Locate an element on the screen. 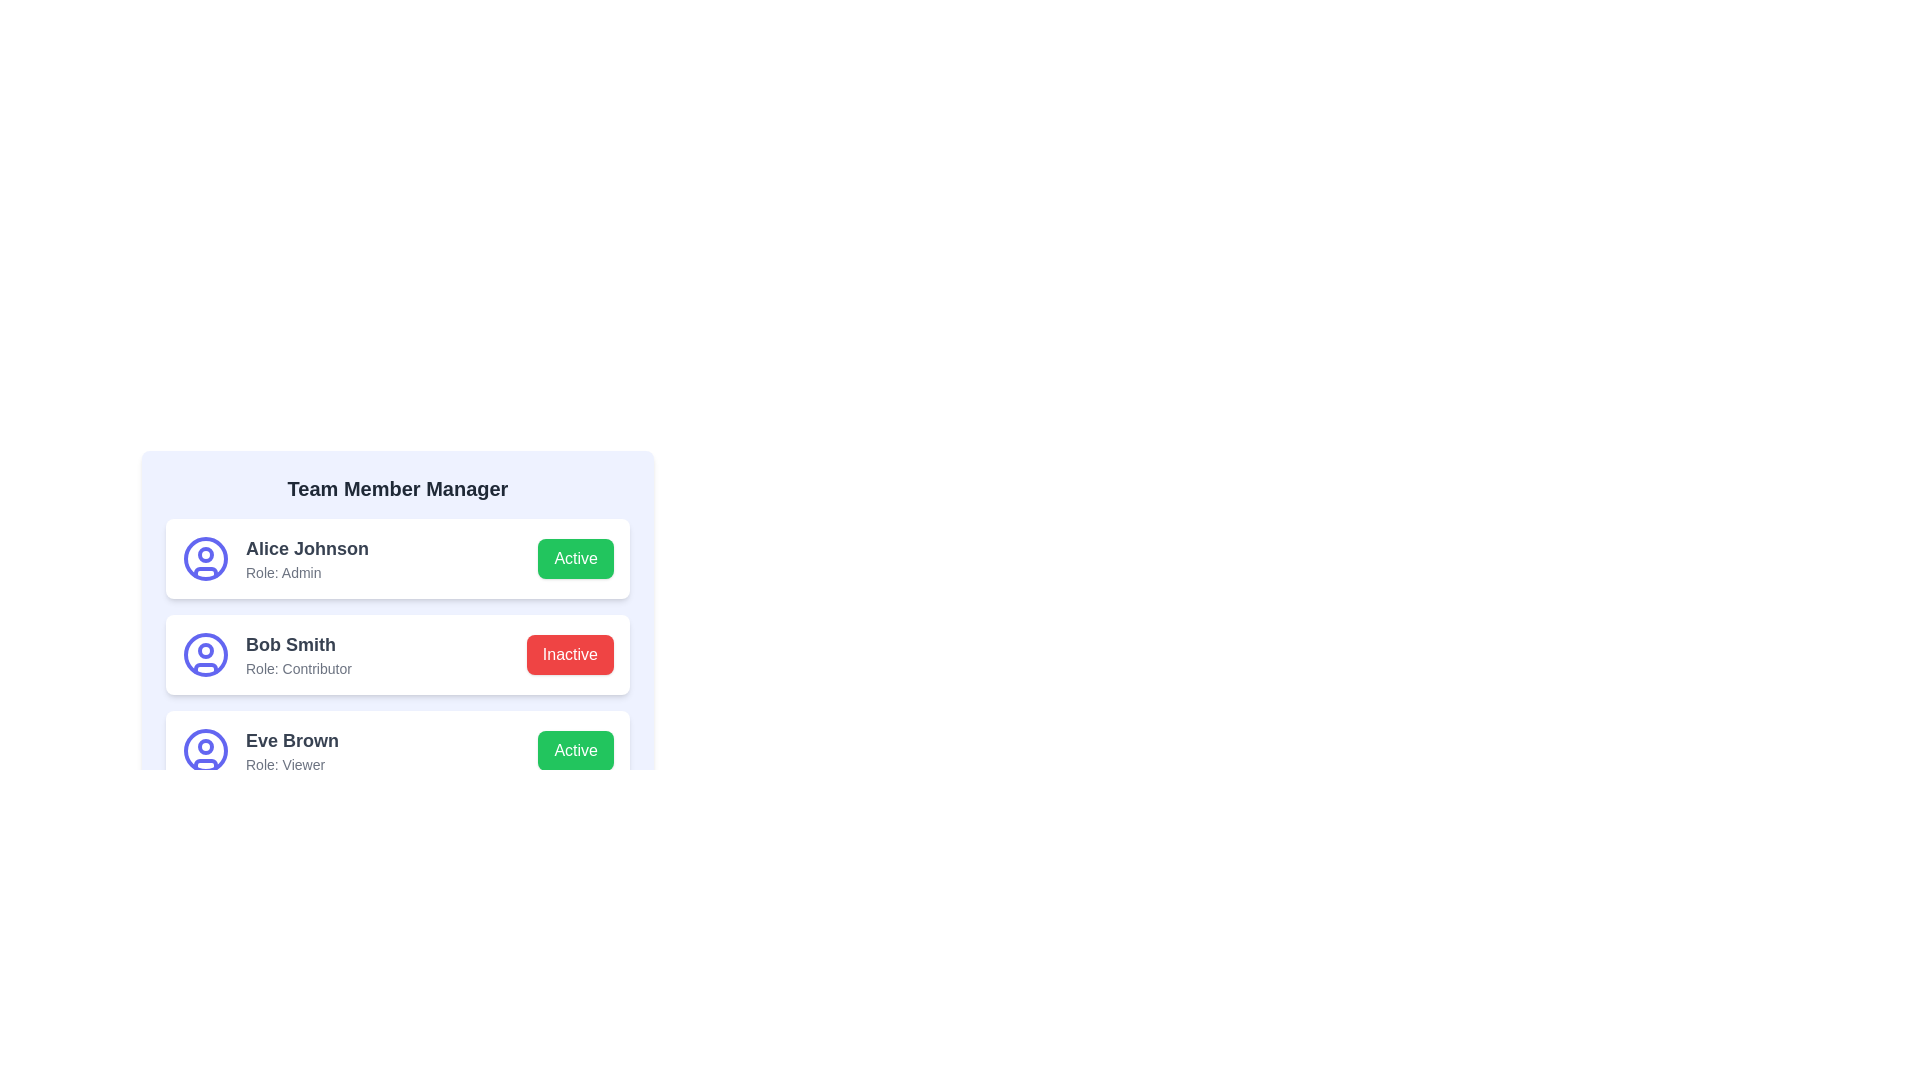 The height and width of the screenshot is (1080, 1920). the name identifier label for the user 'Alice Johnson' located at the top-center of the first card in the user cards list is located at coordinates (306, 548).